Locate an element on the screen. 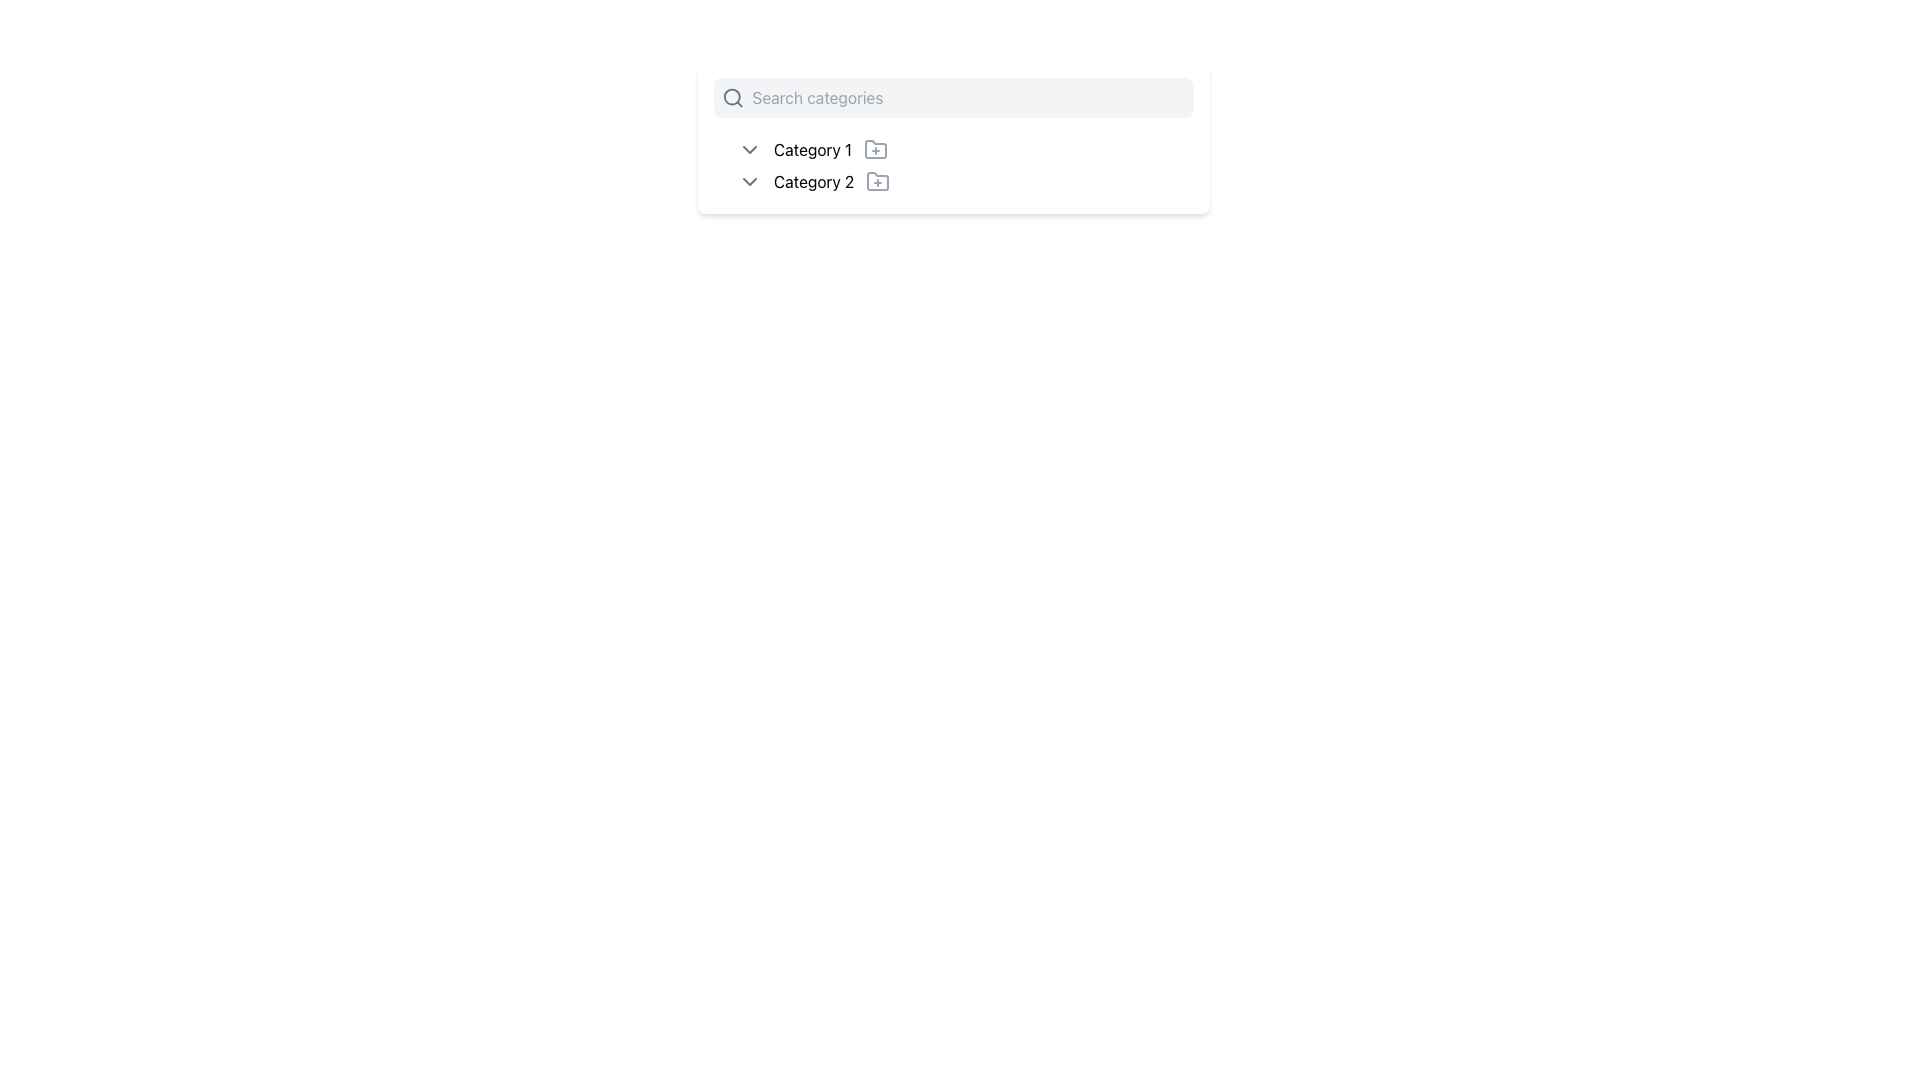 The width and height of the screenshot is (1920, 1080). the first text entry of the dropdown menu labeled 'Category 1' is located at coordinates (812, 149).